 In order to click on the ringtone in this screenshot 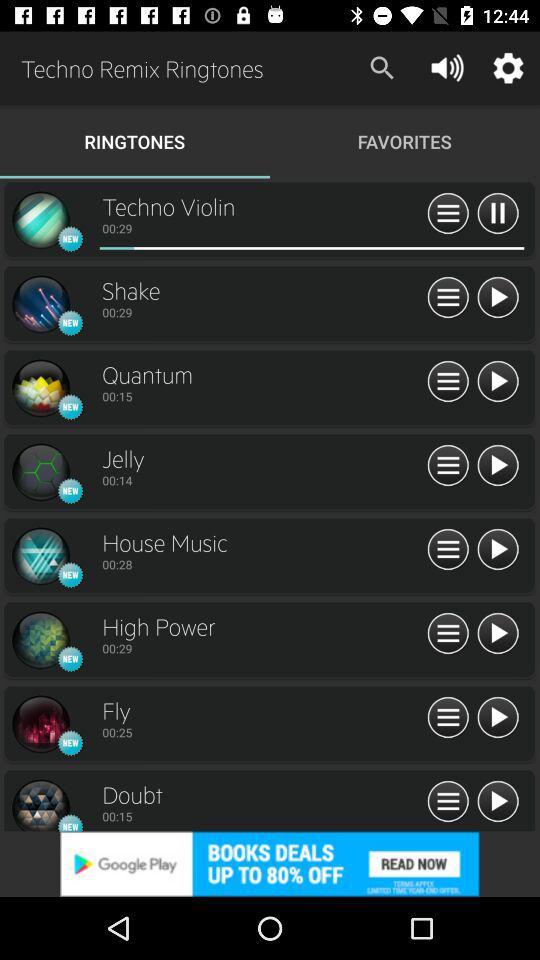, I will do `click(496, 718)`.